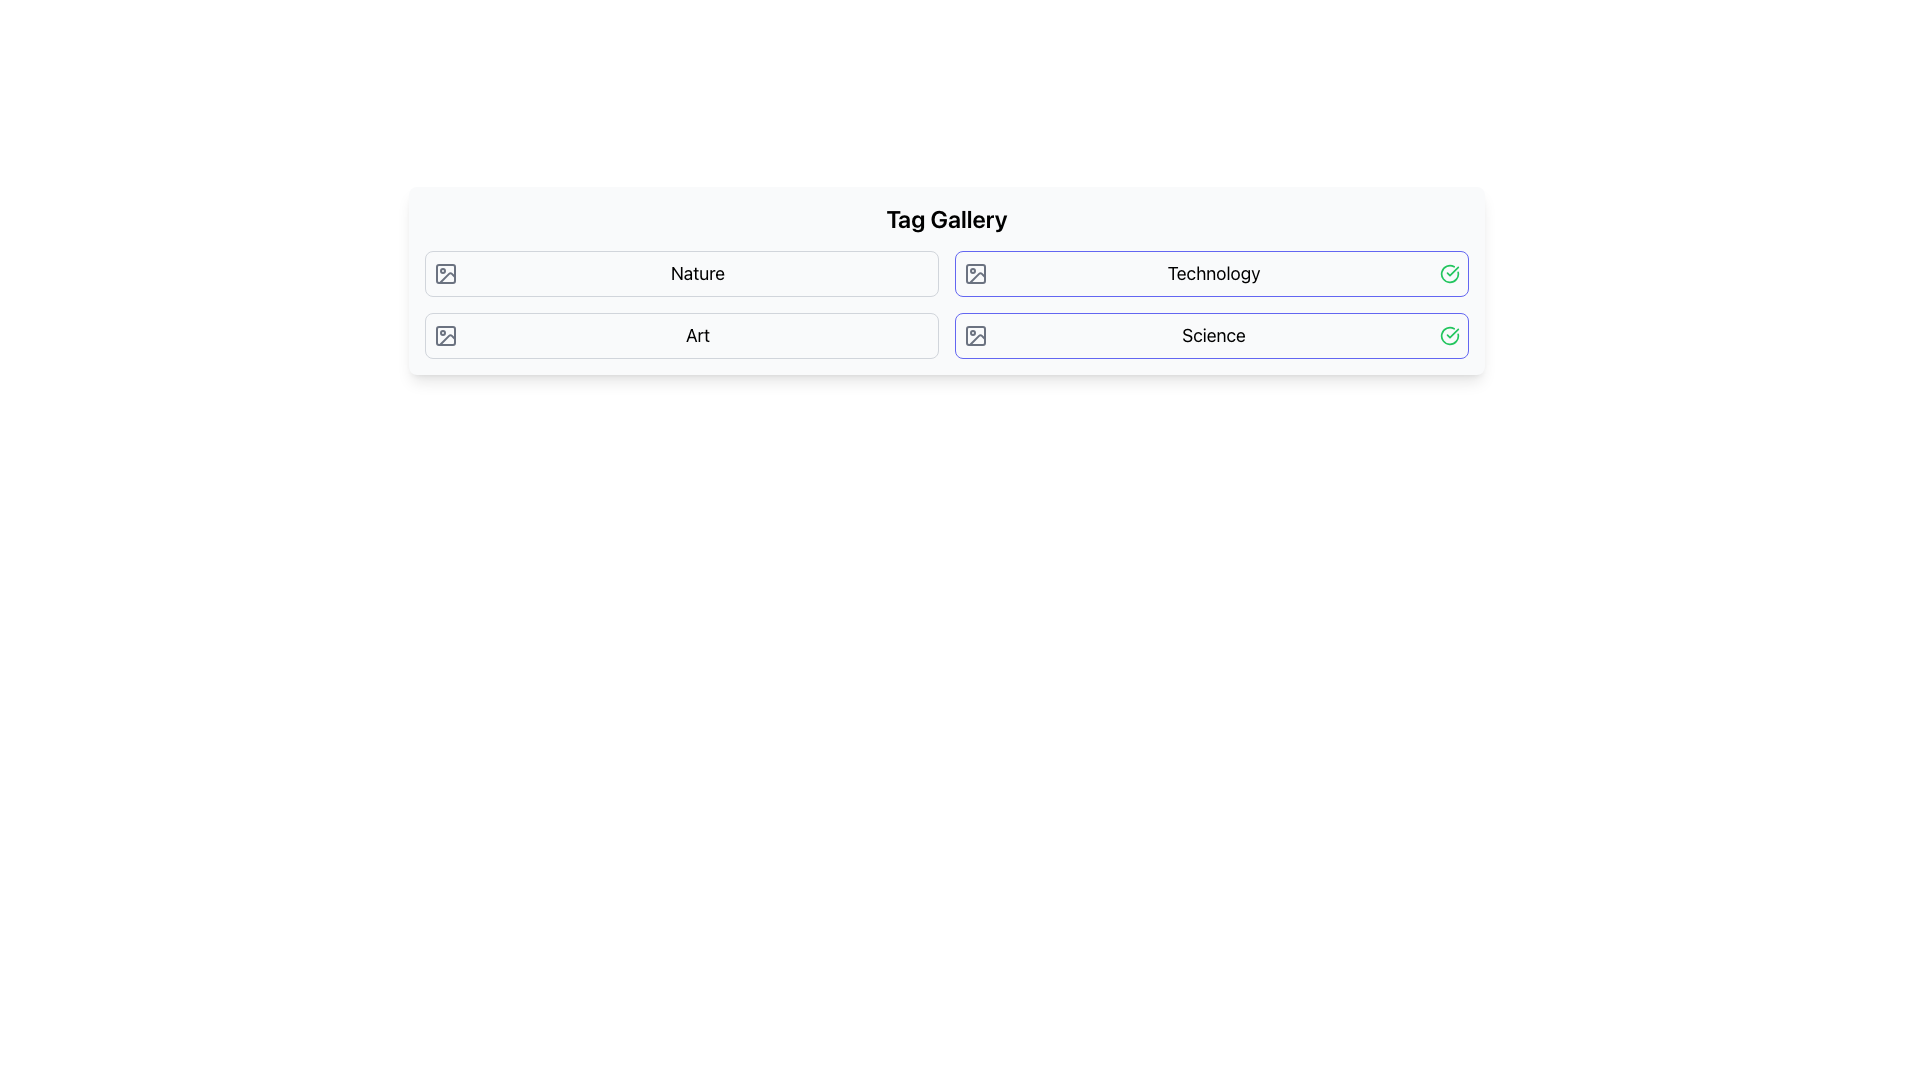 This screenshot has height=1080, width=1920. What do you see at coordinates (1213, 273) in the screenshot?
I see `the 'Technology' tag text label located in the second row under the 'Tag Gallery' heading, which is centrally aligned with an icon to its left and a green checkmark to its right` at bounding box center [1213, 273].